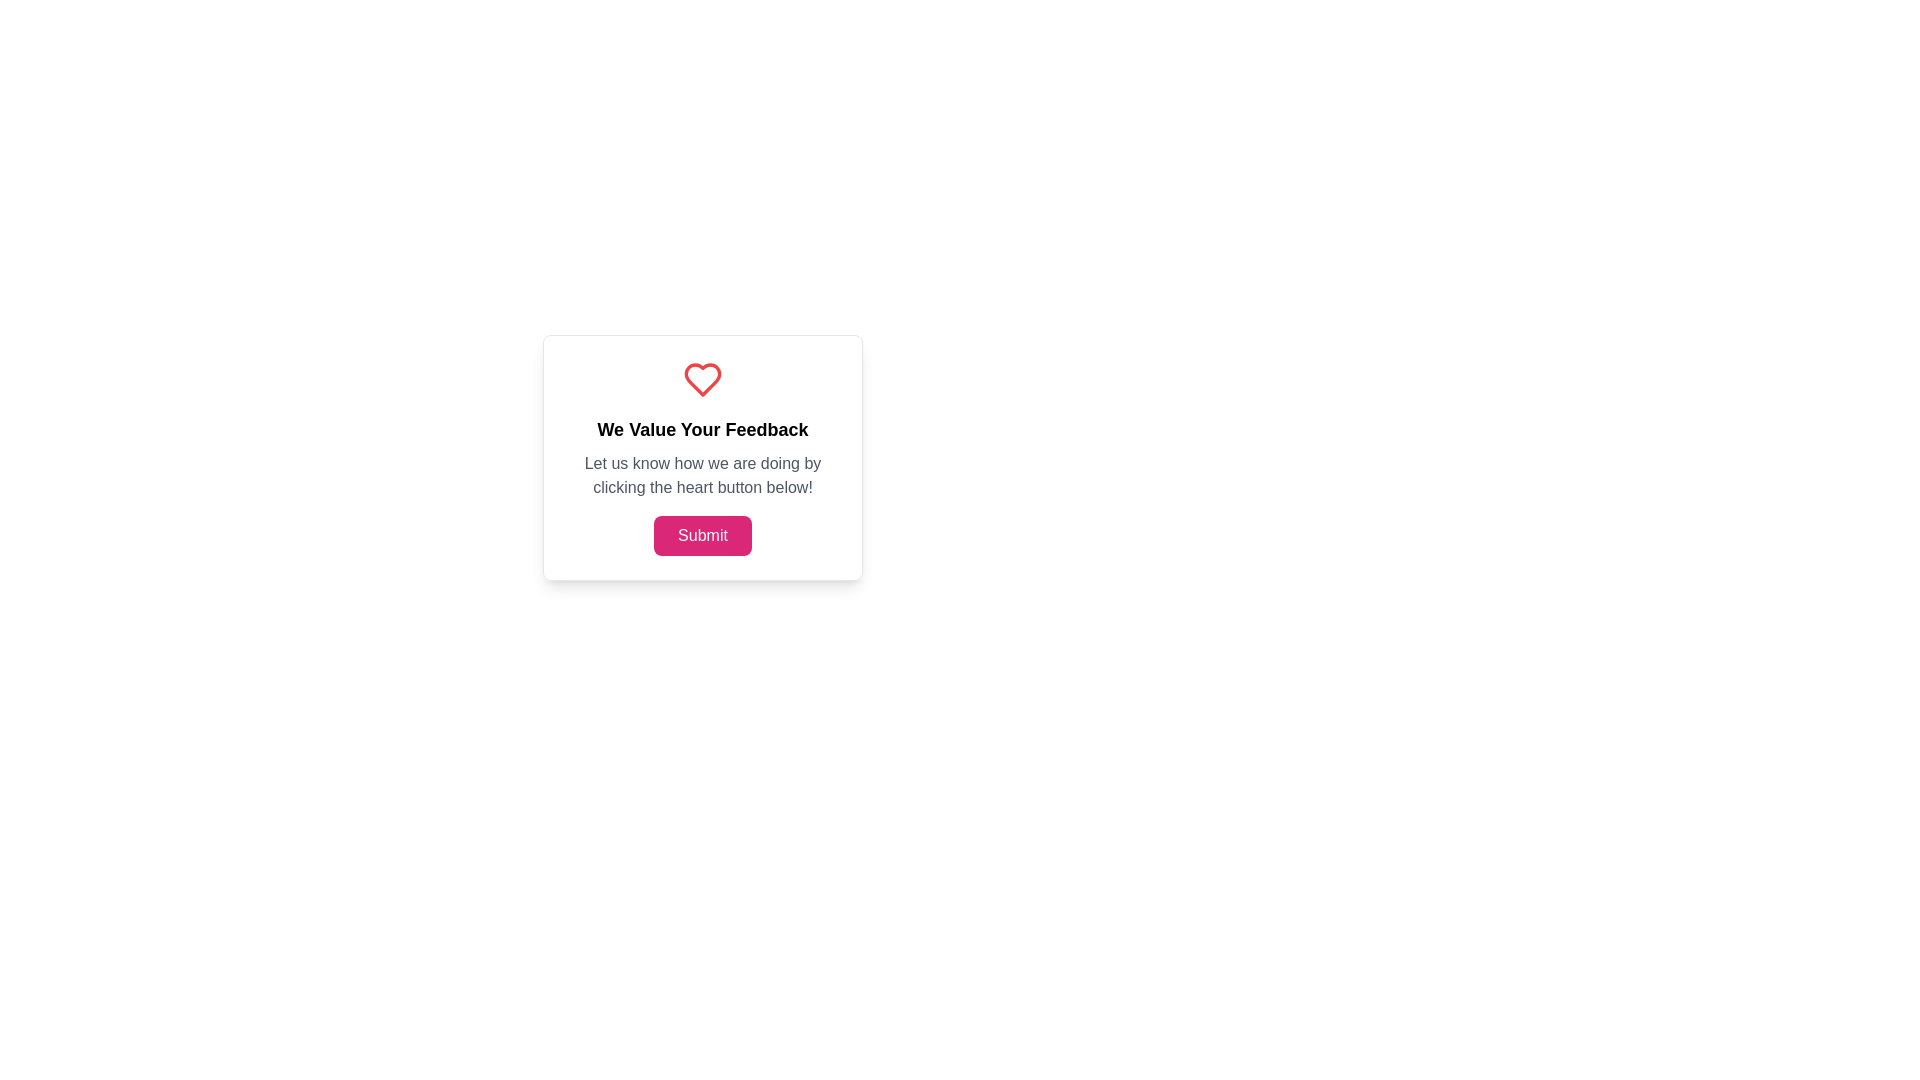 This screenshot has width=1920, height=1080. What do you see at coordinates (702, 380) in the screenshot?
I see `the red outlined heart icon located near the top of the feedback modal, above the heading text 'We Value Your Feedback'` at bounding box center [702, 380].